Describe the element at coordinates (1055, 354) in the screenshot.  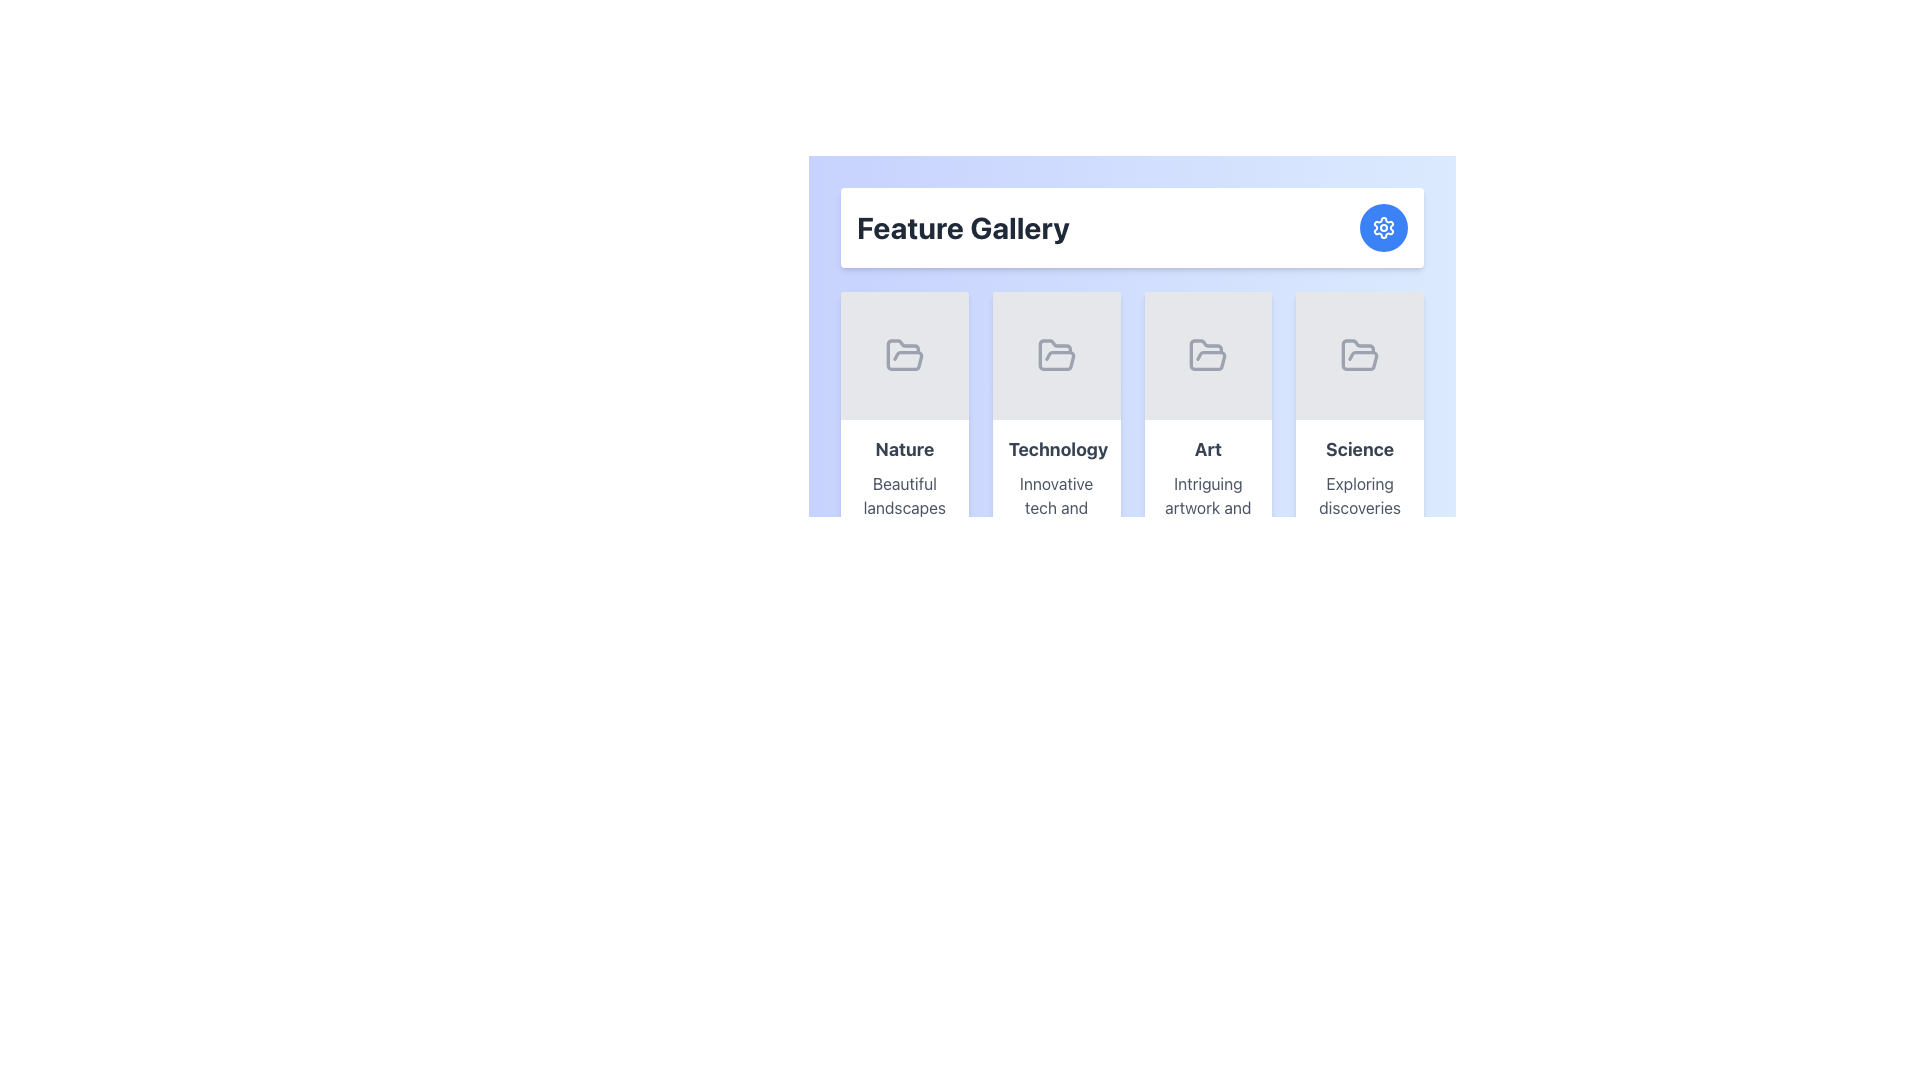
I see `the folder icon on a light gray background located in the second column below the 'Technology' title` at that location.